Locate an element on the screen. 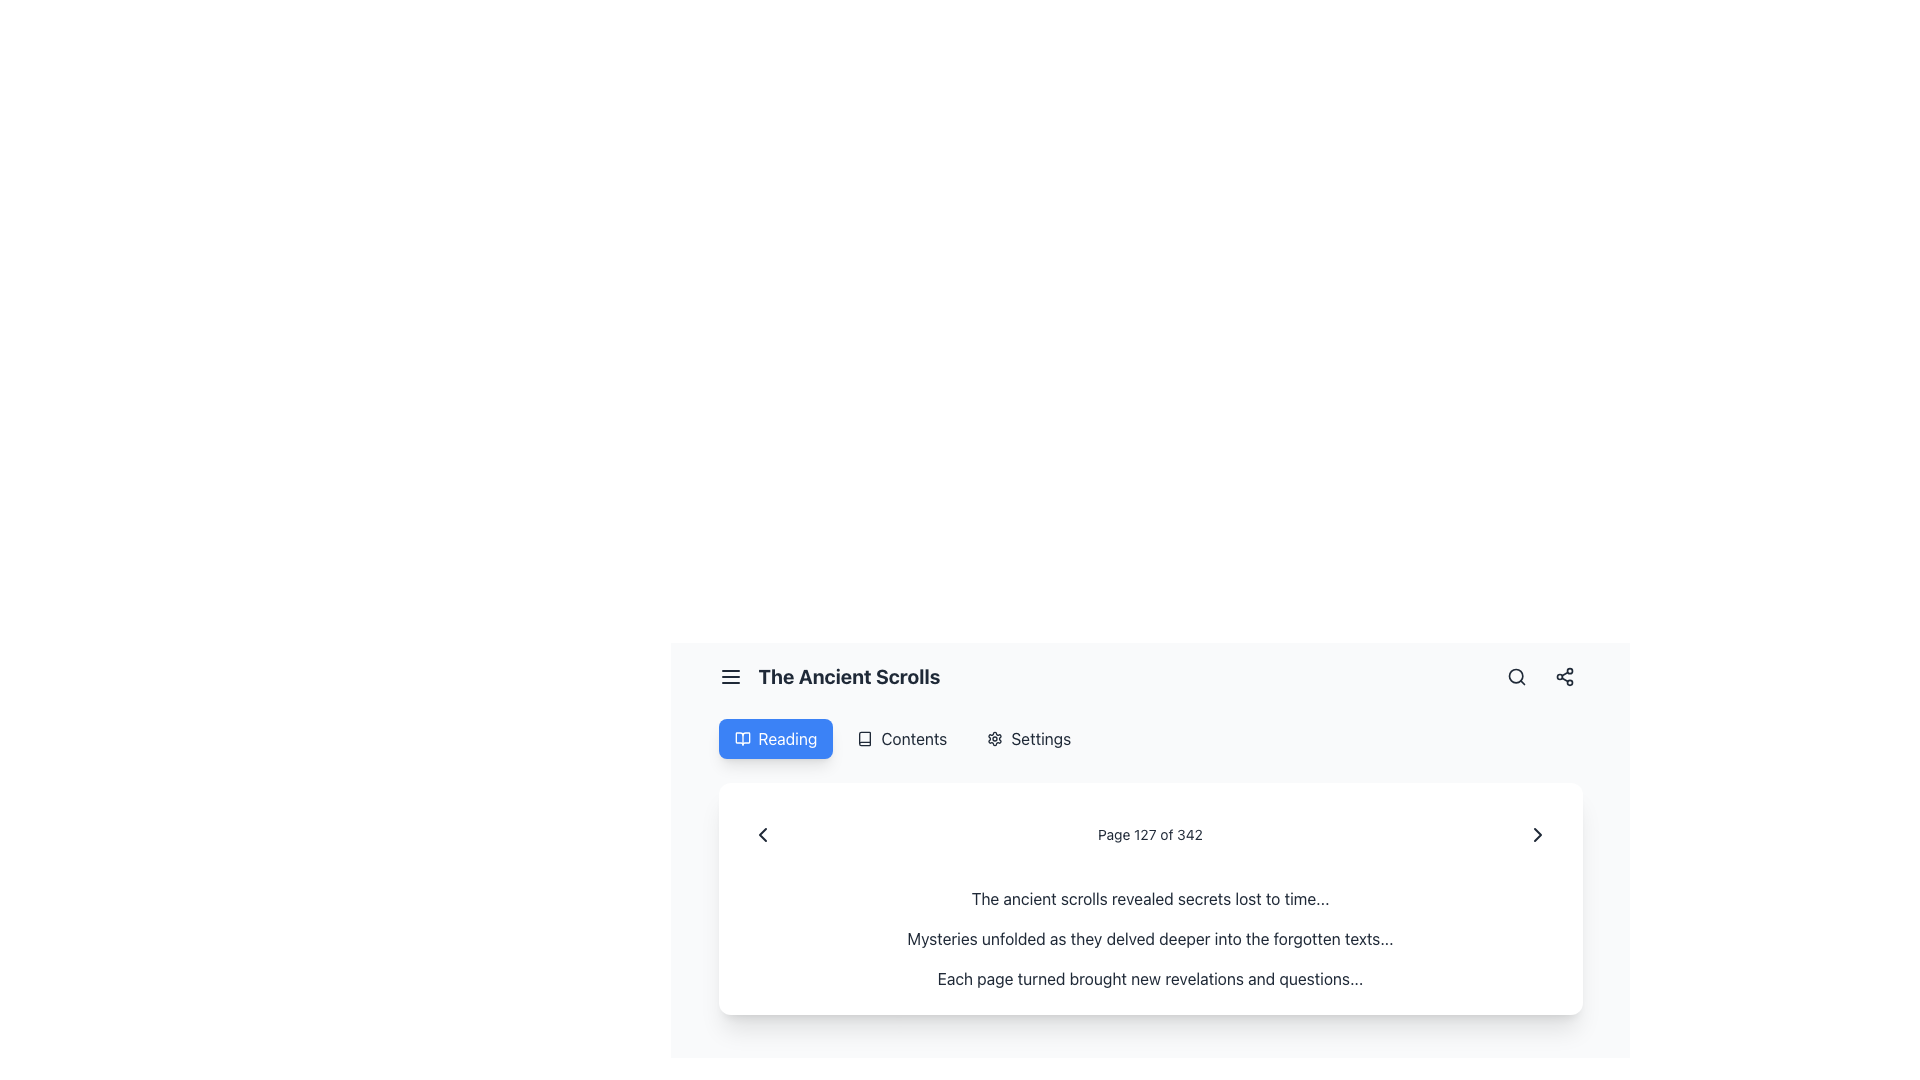 The width and height of the screenshot is (1920, 1080). the 'Settings' label which includes a gear icon, located below the title 'The Ancient Scrolls', to the right of adjacent labels like 'Reading' and 'Contents' is located at coordinates (1029, 739).